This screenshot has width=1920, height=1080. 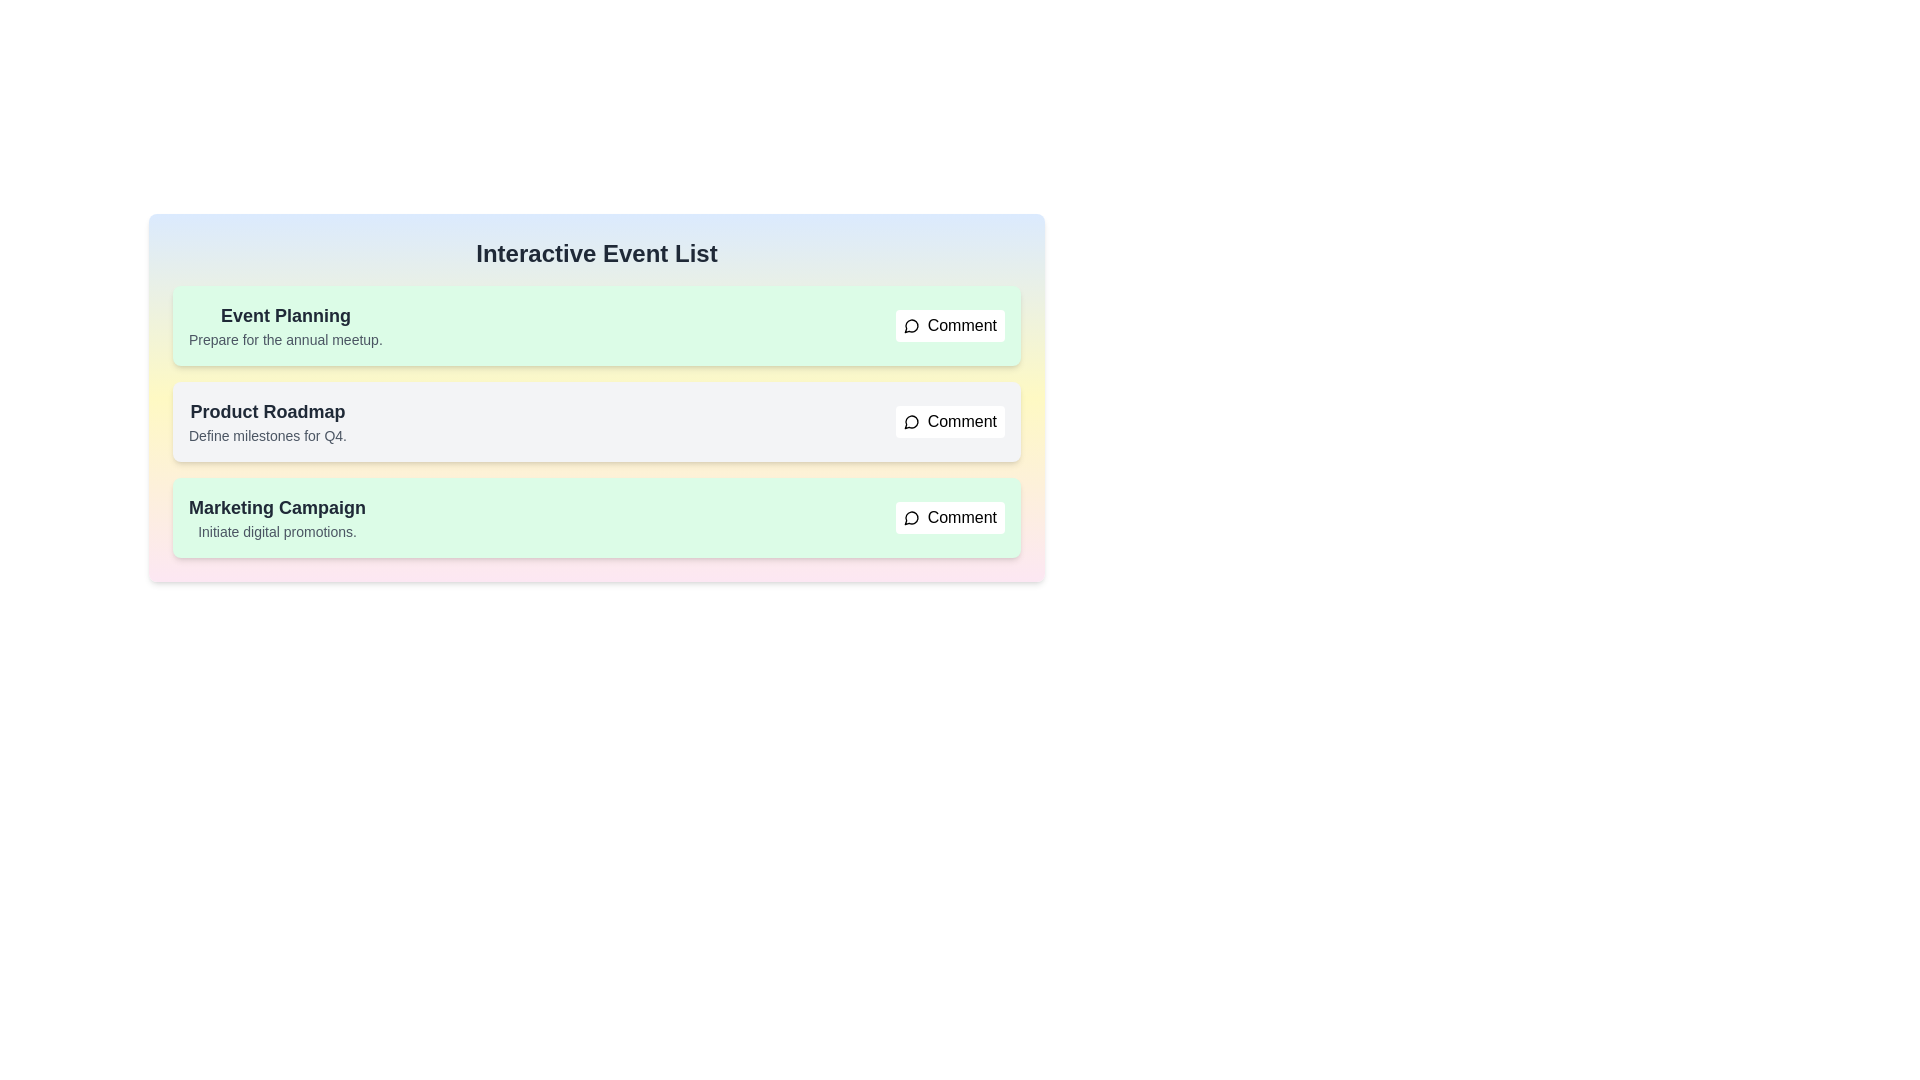 What do you see at coordinates (949, 325) in the screenshot?
I see `comment button for the item with title Event Planning` at bounding box center [949, 325].